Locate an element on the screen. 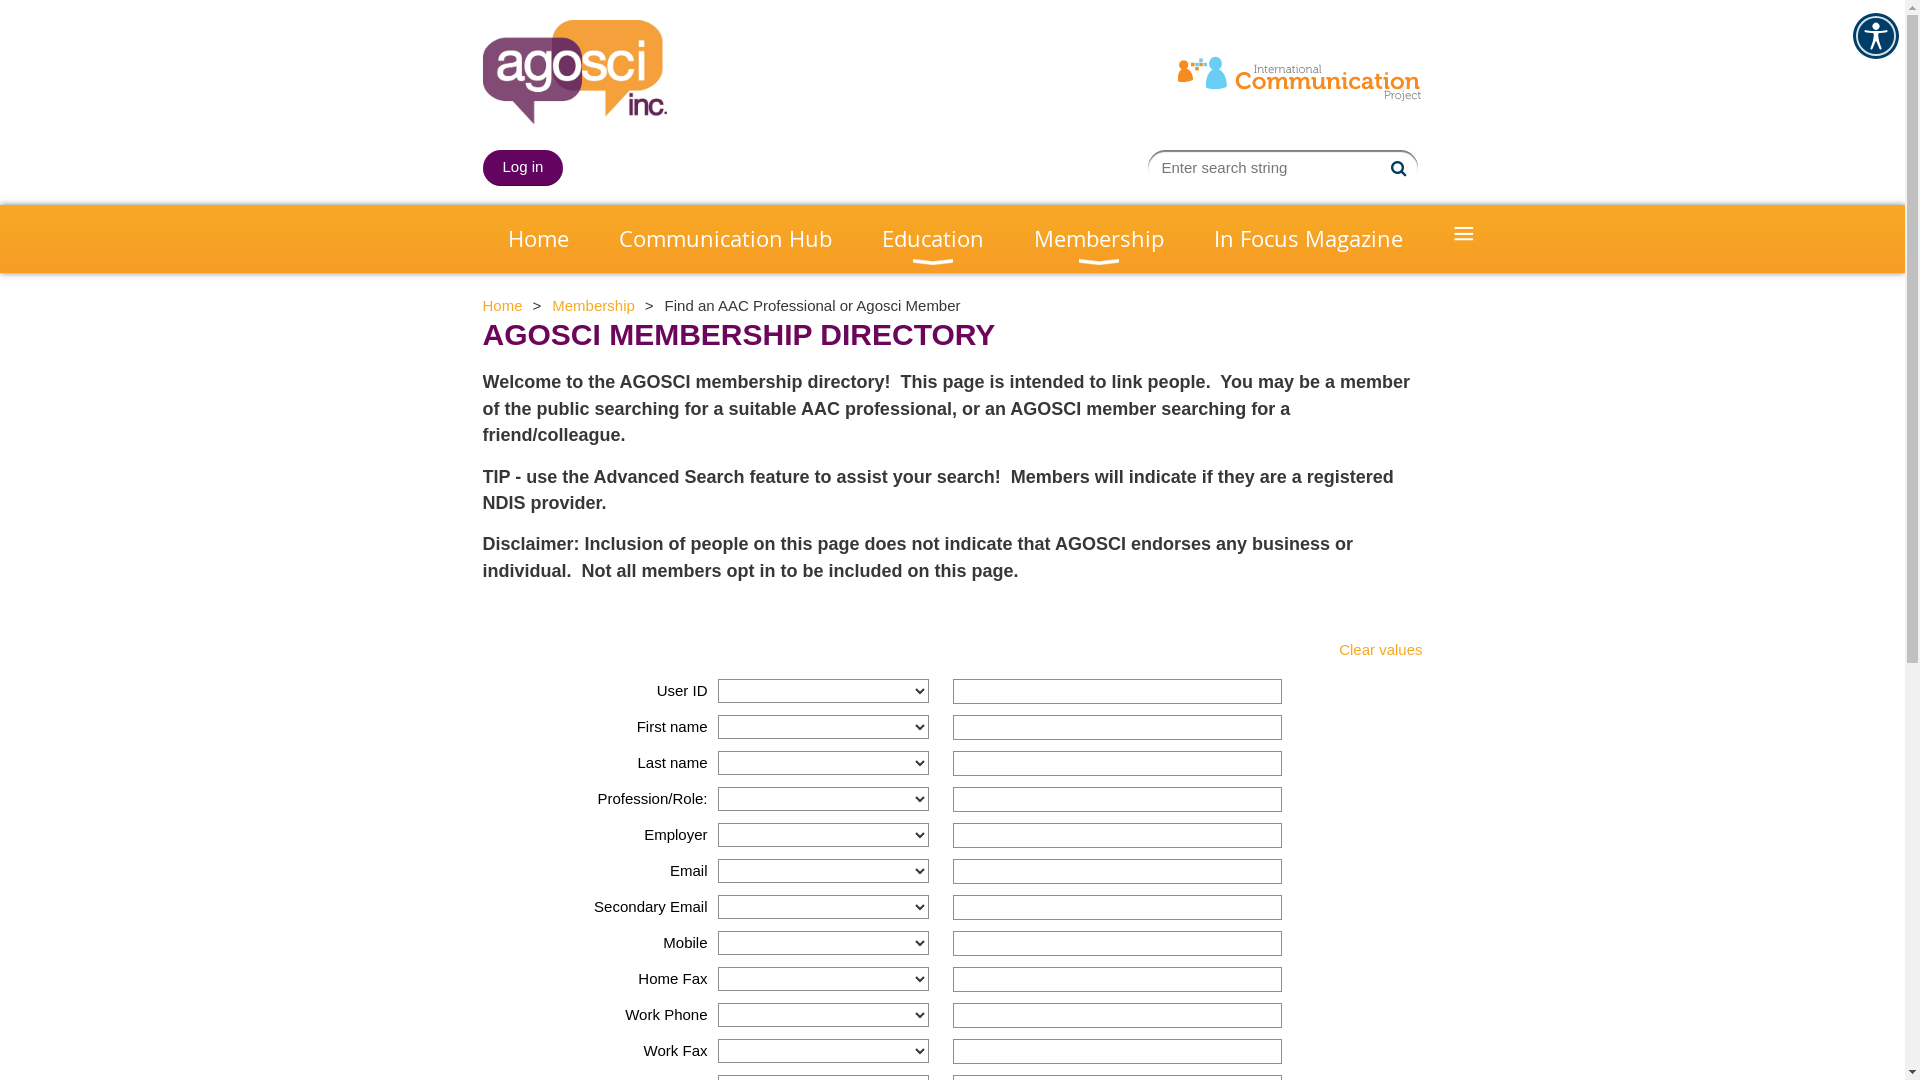  'Education' is located at coordinates (930, 238).